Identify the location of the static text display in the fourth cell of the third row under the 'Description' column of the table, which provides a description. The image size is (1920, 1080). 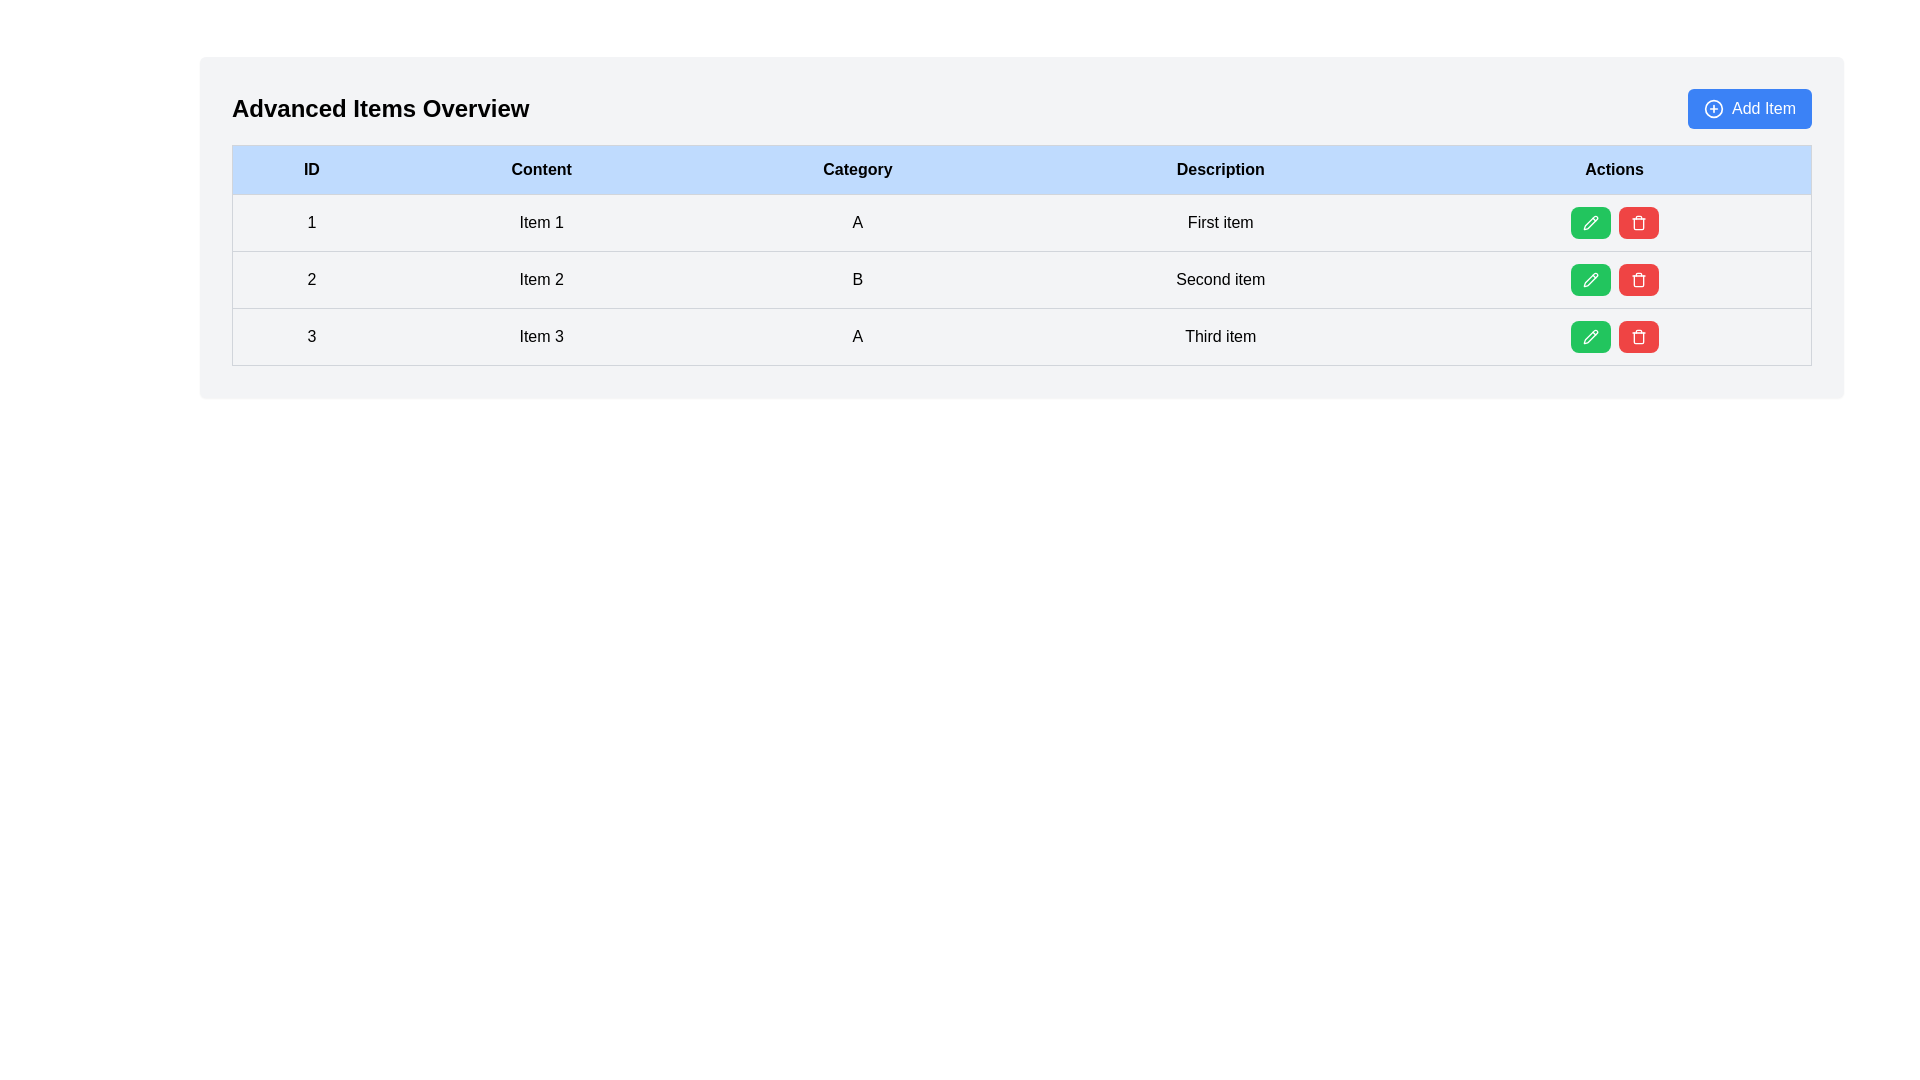
(1219, 335).